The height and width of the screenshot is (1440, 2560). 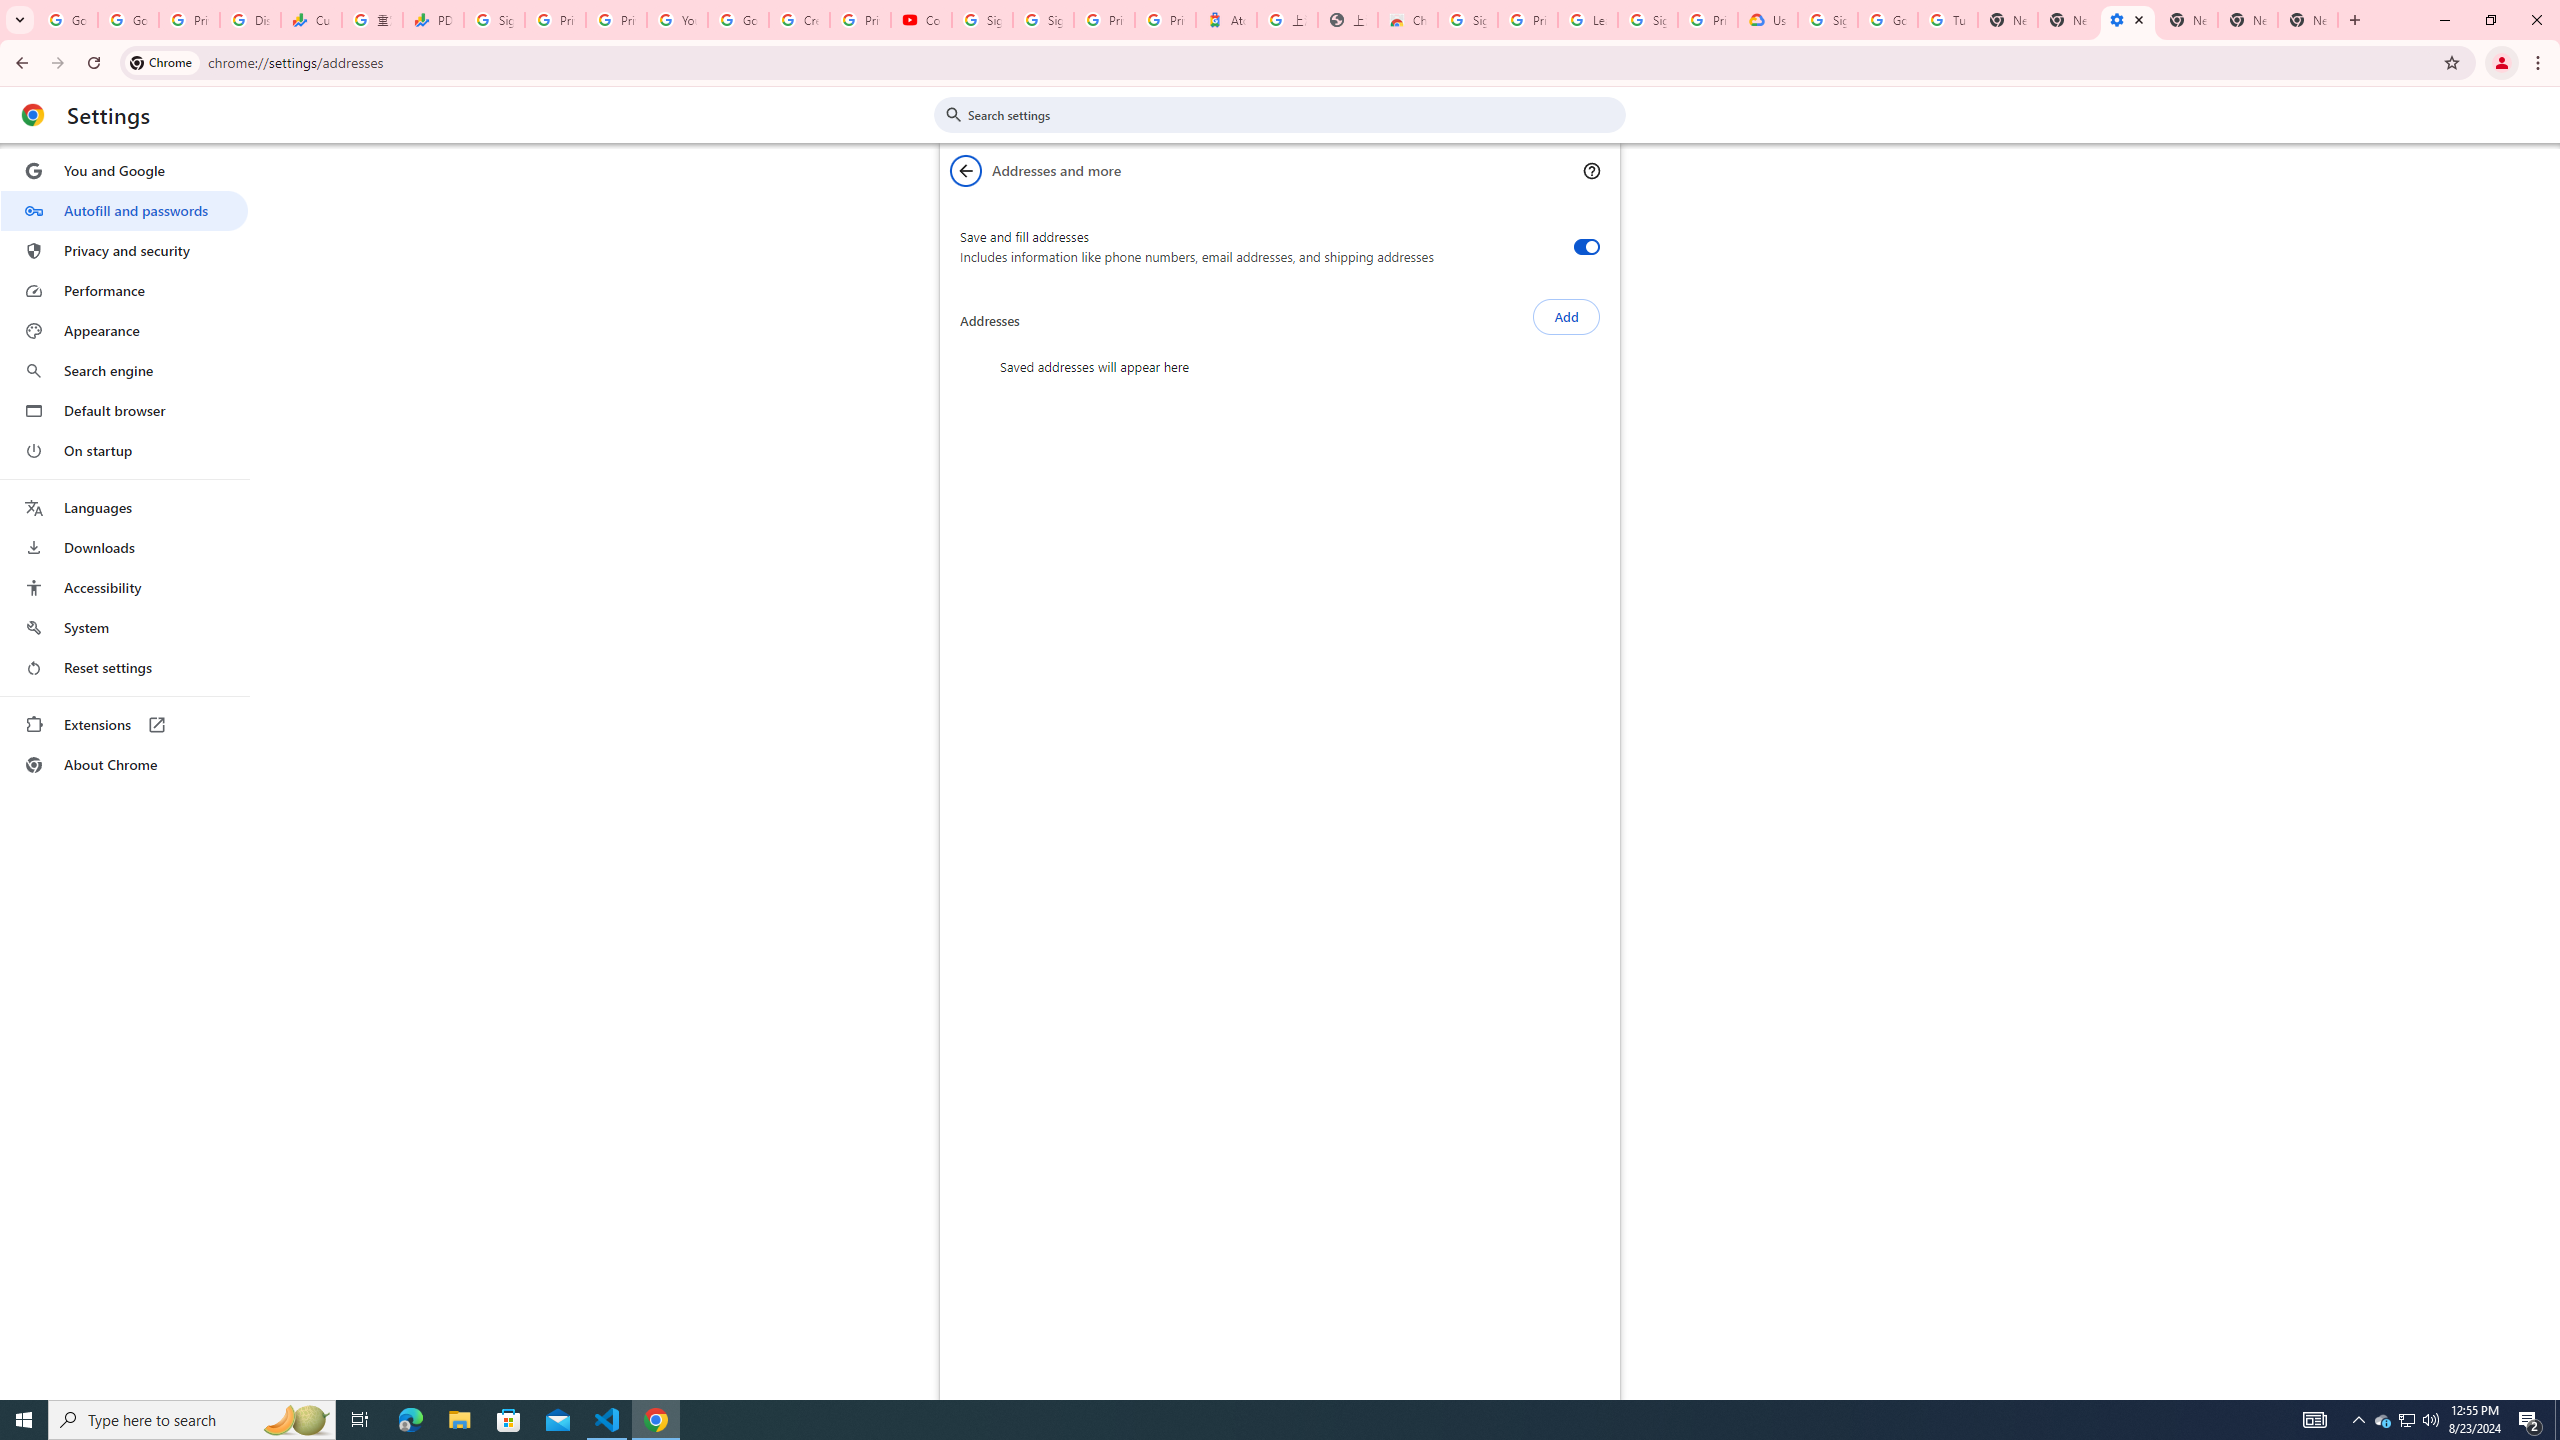 I want to click on 'Search engine', so click(x=123, y=371).